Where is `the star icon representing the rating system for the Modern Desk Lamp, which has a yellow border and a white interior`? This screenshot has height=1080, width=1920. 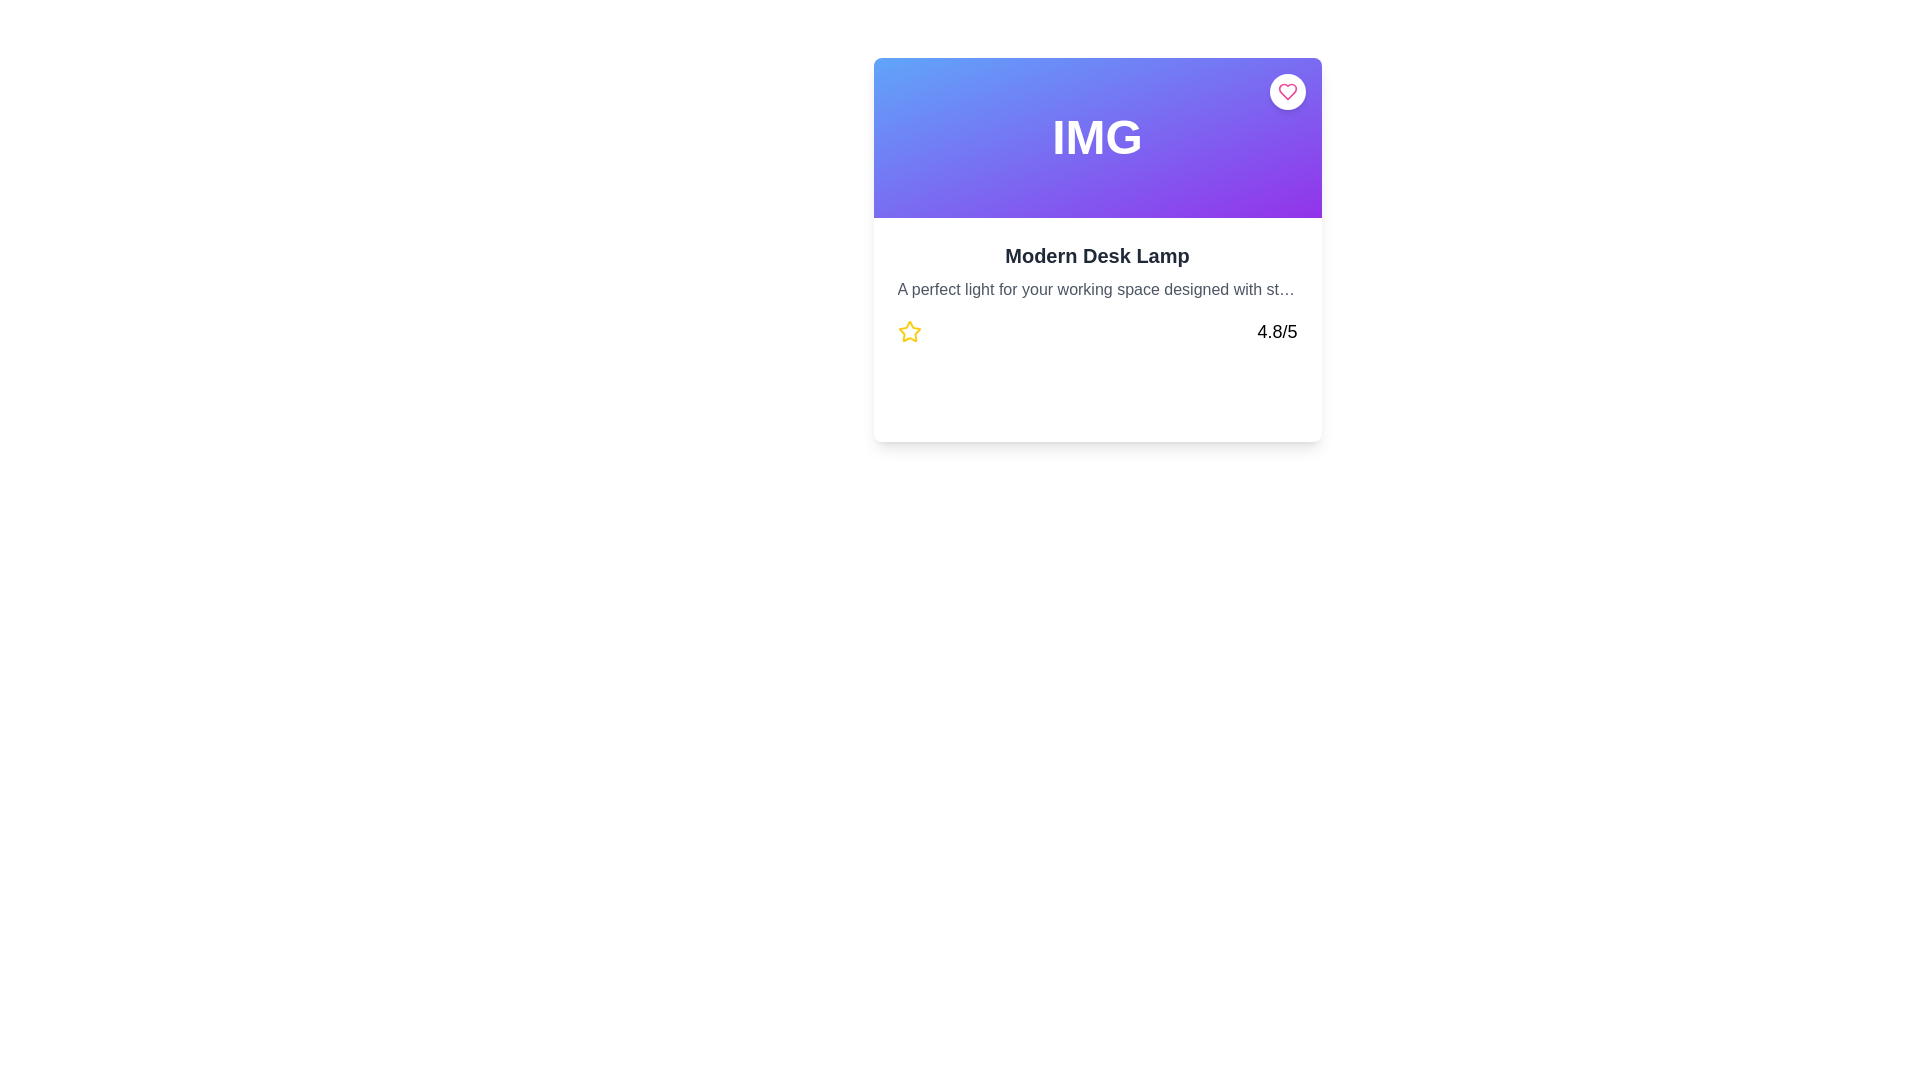 the star icon representing the rating system for the Modern Desk Lamp, which has a yellow border and a white interior is located at coordinates (908, 330).